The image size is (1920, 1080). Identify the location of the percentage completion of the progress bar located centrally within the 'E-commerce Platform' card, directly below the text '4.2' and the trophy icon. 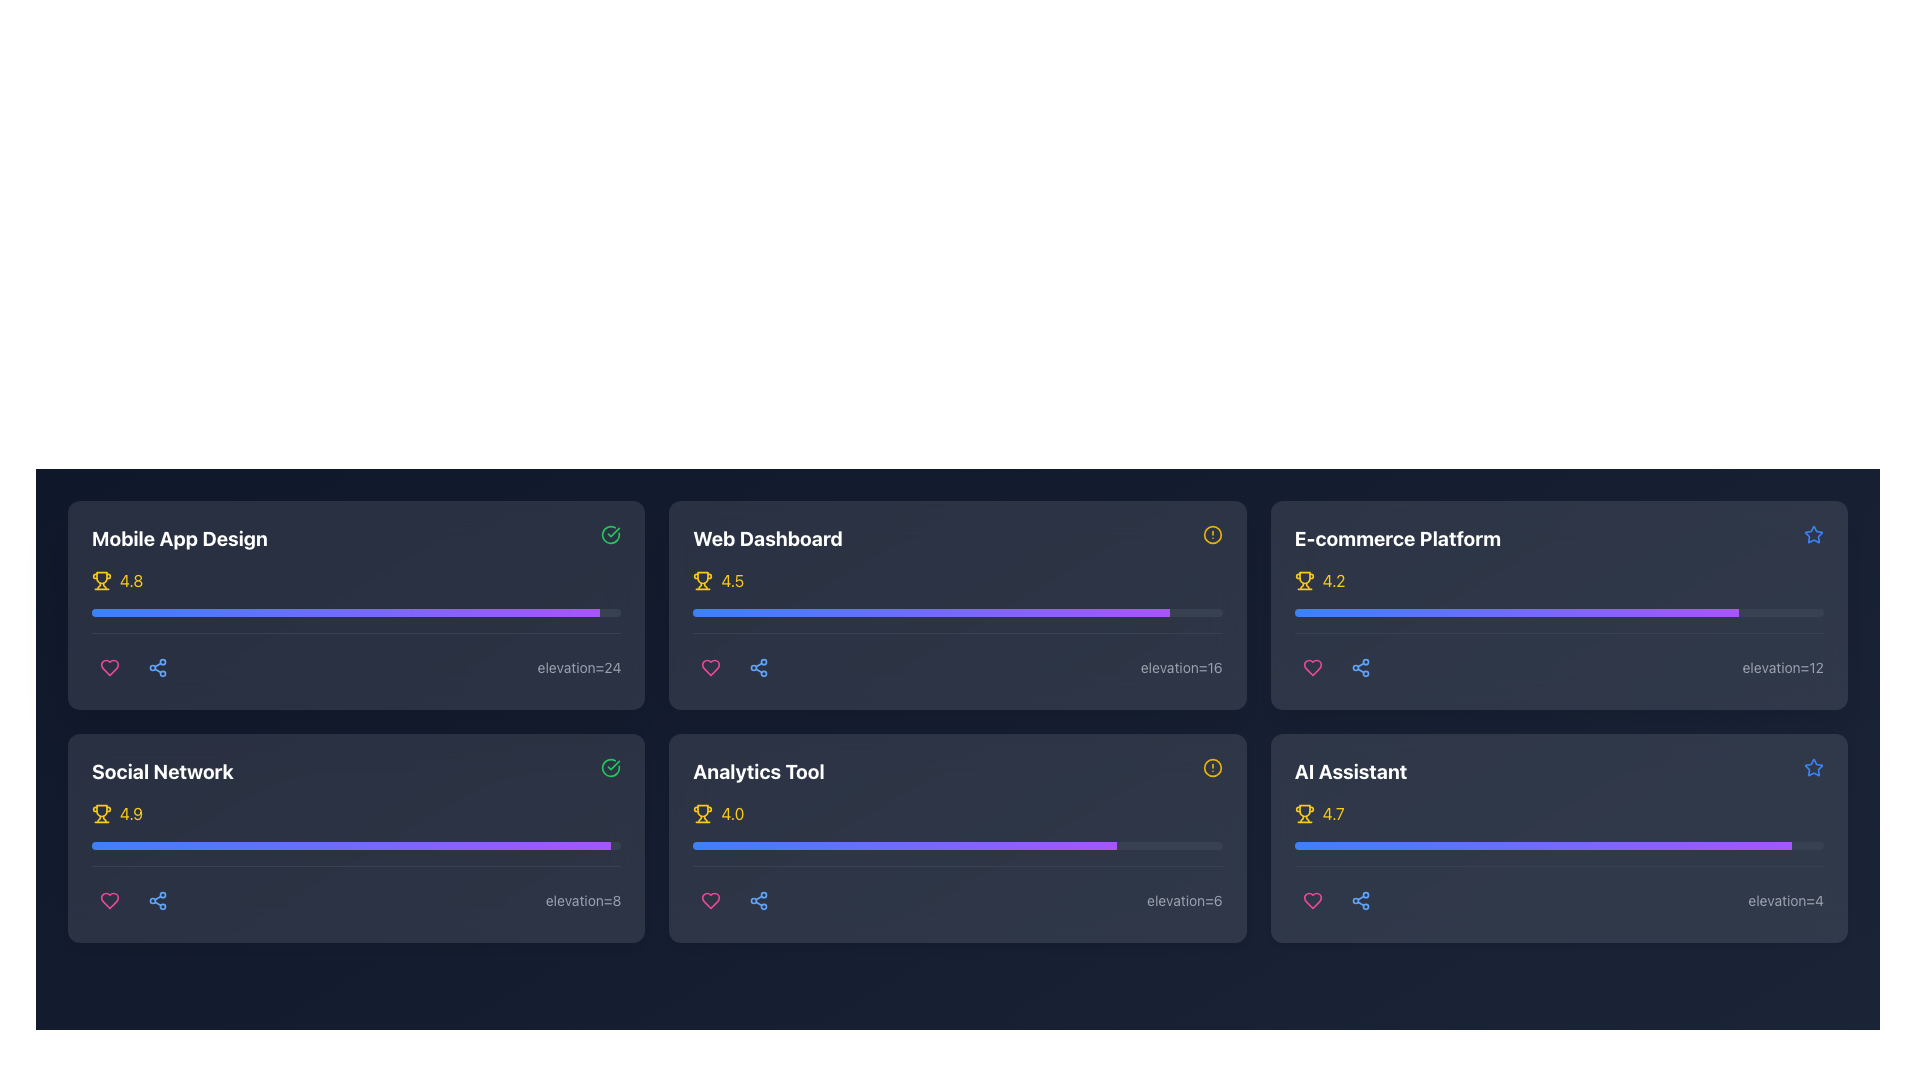
(1558, 626).